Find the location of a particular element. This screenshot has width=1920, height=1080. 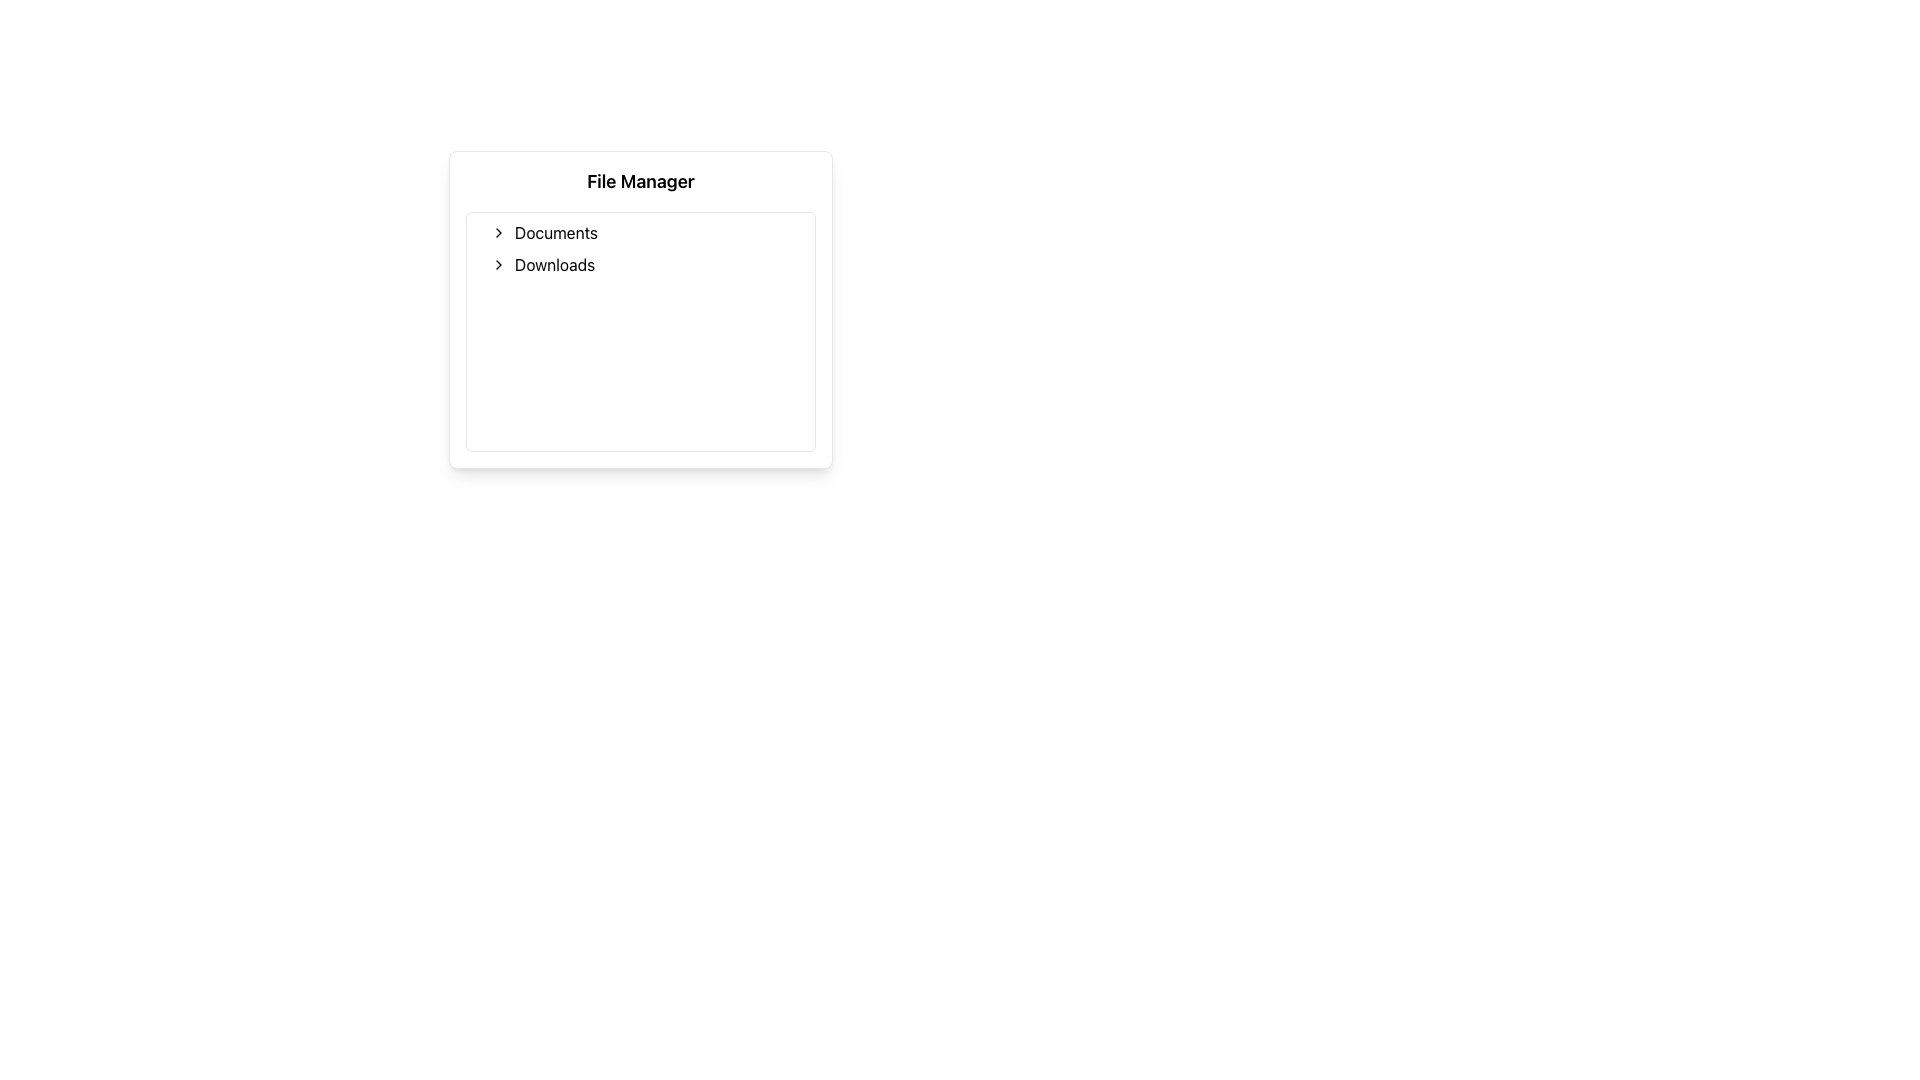

the 'Documents' text label is located at coordinates (556, 231).